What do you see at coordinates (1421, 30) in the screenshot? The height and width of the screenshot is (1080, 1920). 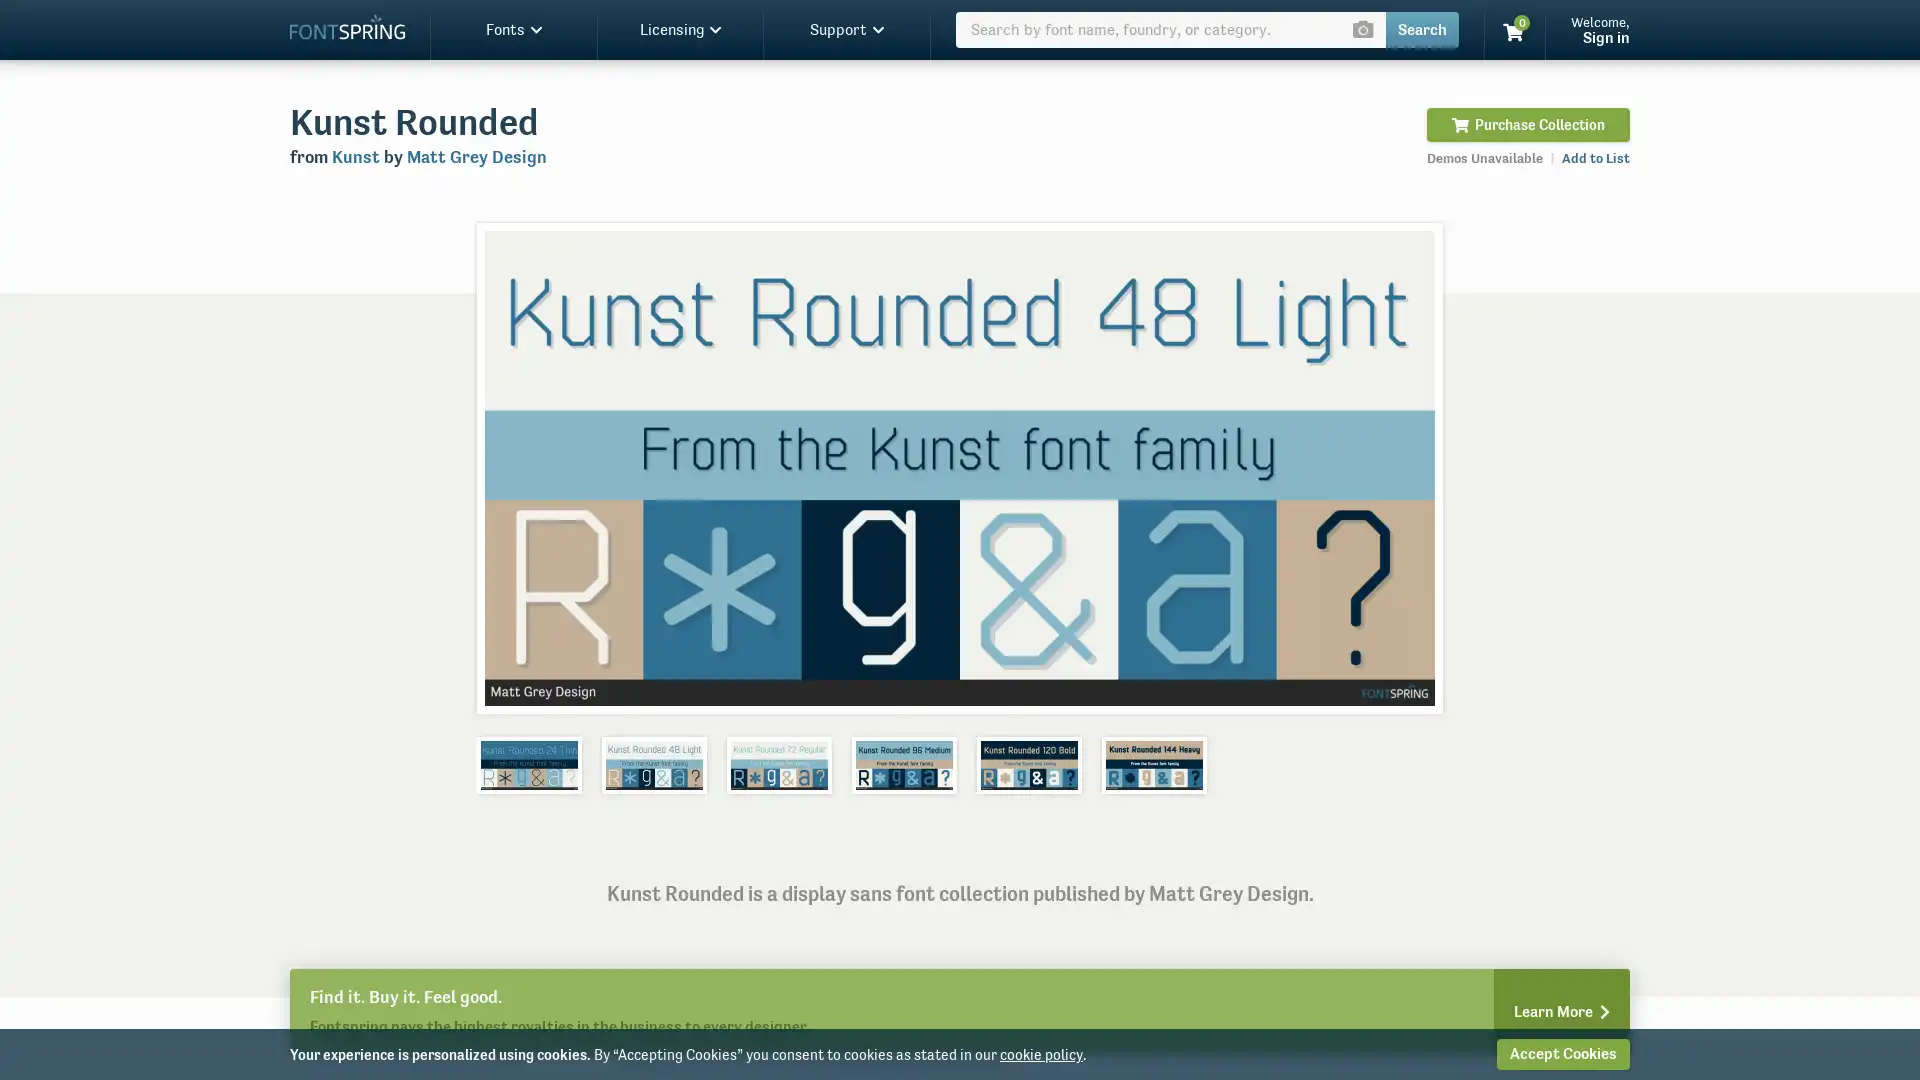 I see `Search` at bounding box center [1421, 30].